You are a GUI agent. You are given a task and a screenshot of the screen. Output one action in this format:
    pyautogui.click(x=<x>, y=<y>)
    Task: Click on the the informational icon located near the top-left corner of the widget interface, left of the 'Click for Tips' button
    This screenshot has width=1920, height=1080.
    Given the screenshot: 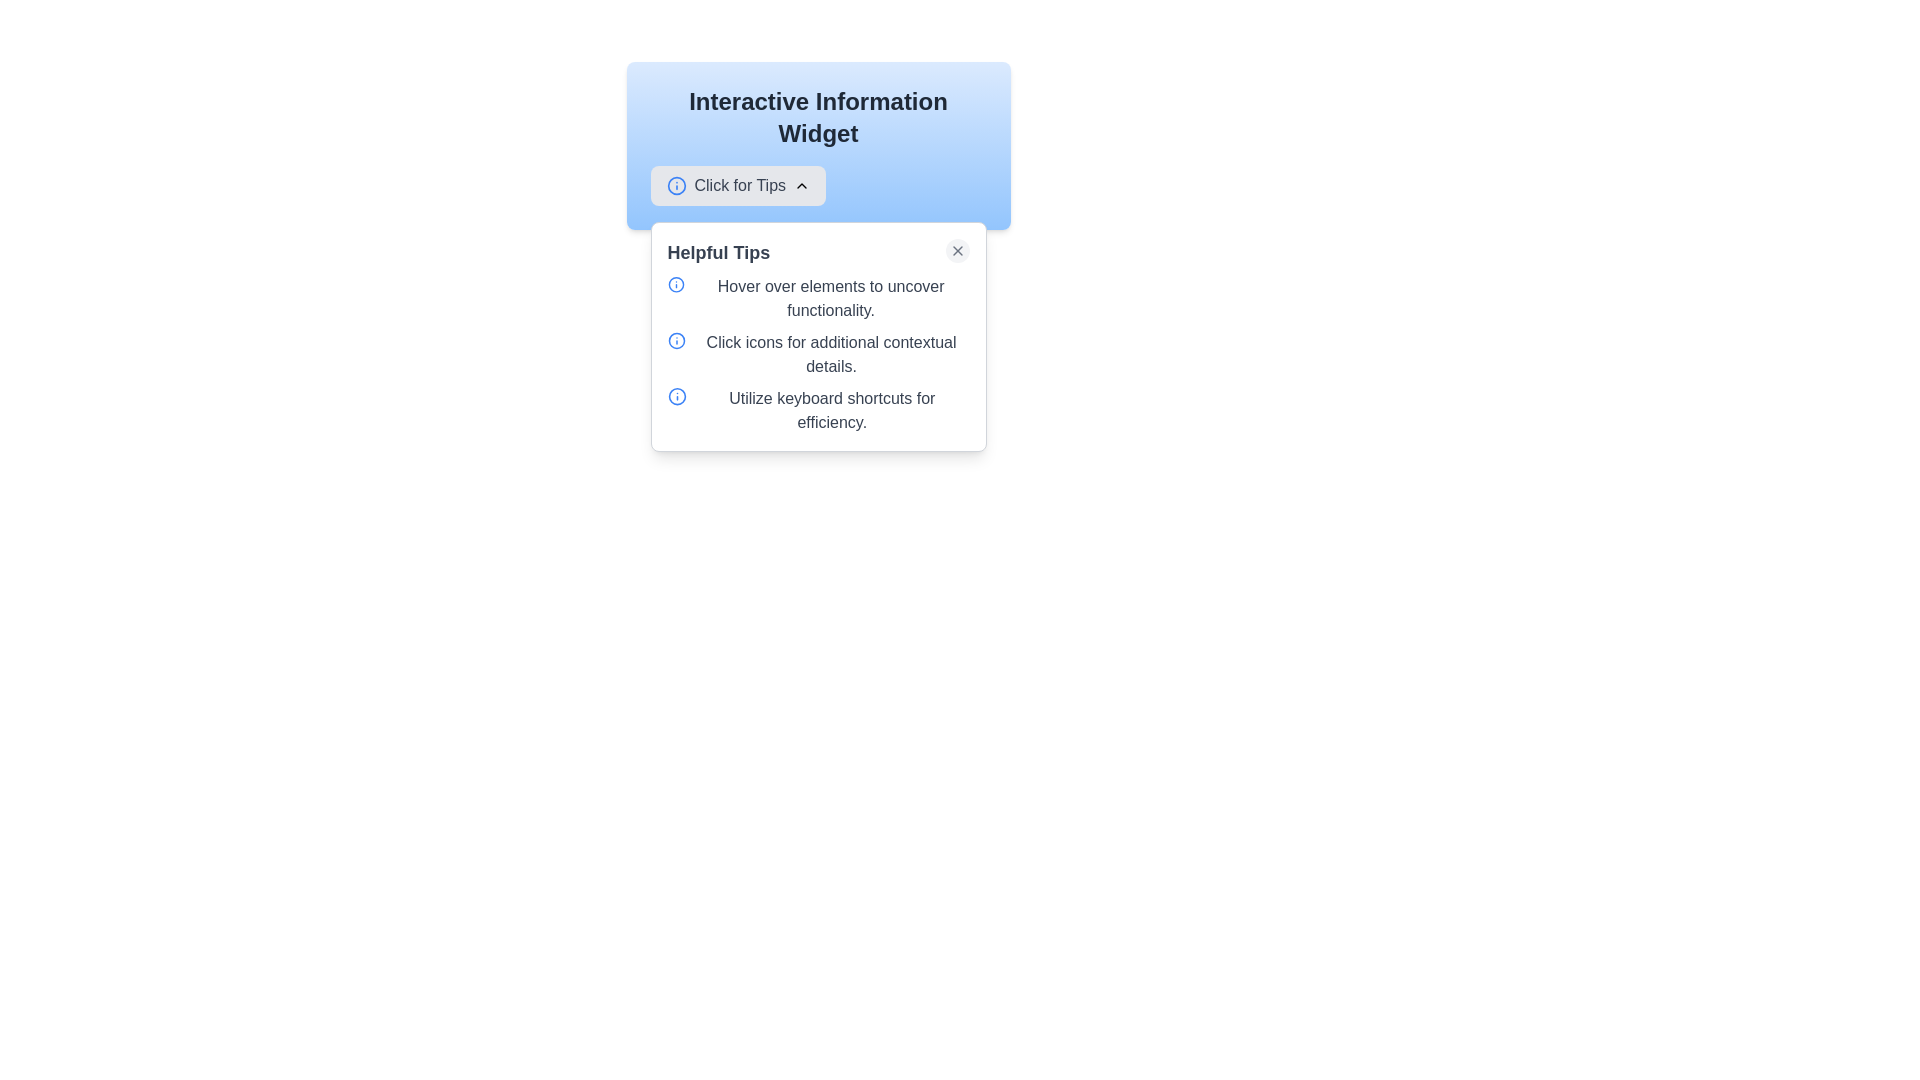 What is the action you would take?
    pyautogui.click(x=677, y=397)
    